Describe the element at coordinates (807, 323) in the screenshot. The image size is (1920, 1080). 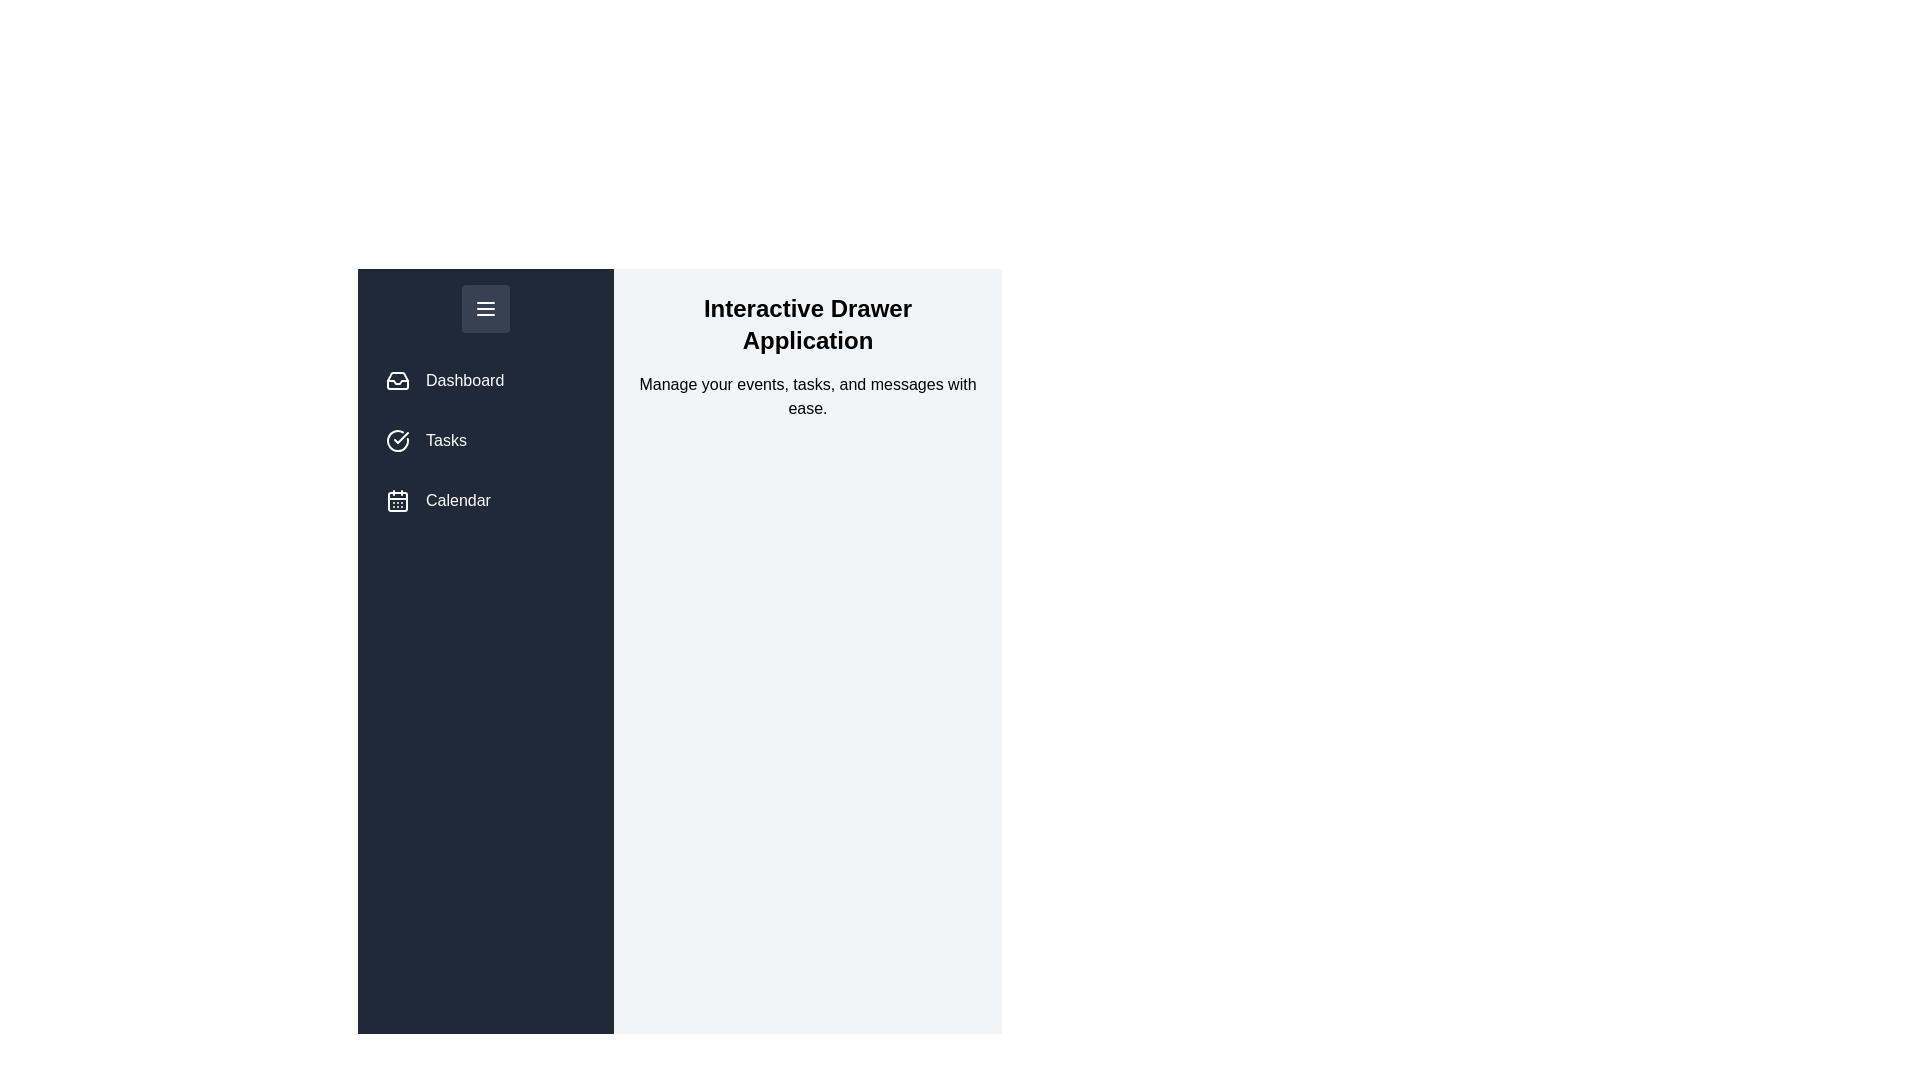
I see `the main header text at the top-center of the application interface, which introduces the functionality of the application` at that location.